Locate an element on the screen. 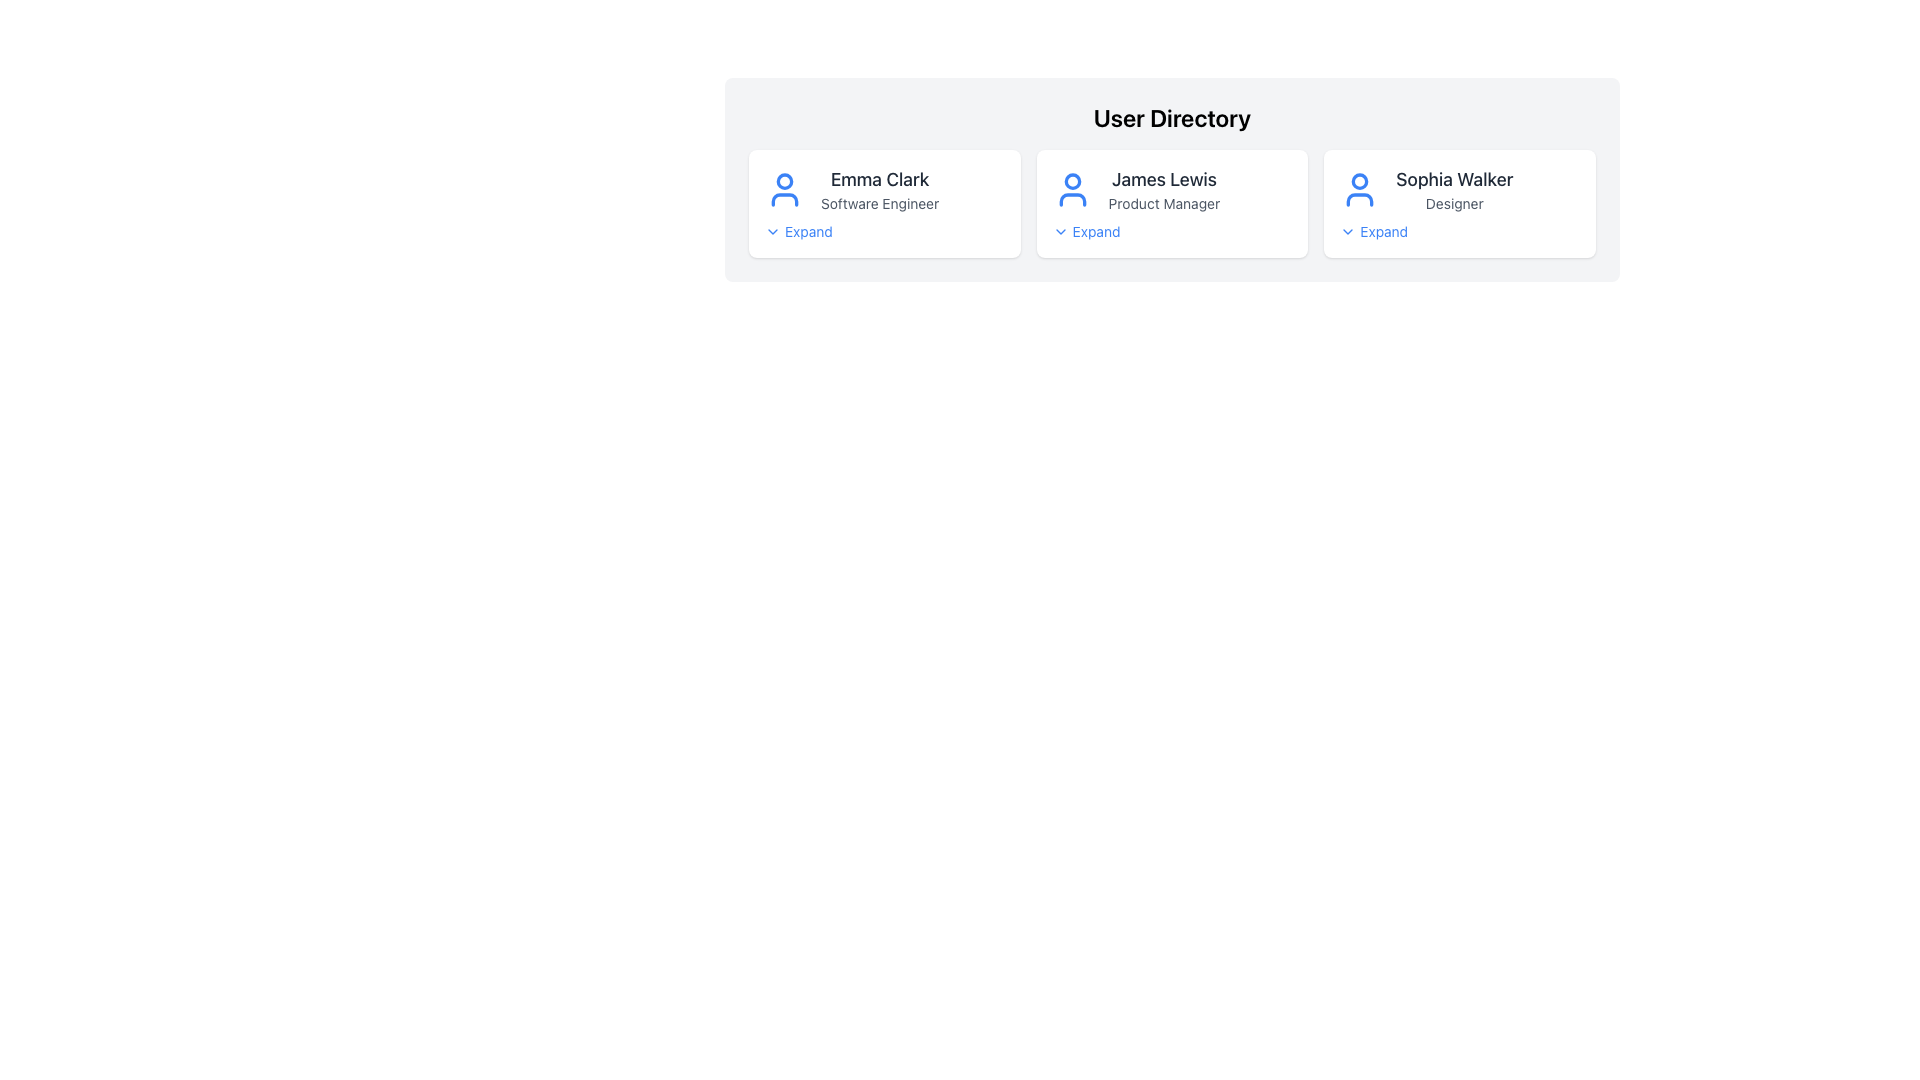 The width and height of the screenshot is (1920, 1080). the text label displaying the name 'Sophia Walker' in the user directory, which is located in the rightmost column above the text 'Designer' is located at coordinates (1454, 180).